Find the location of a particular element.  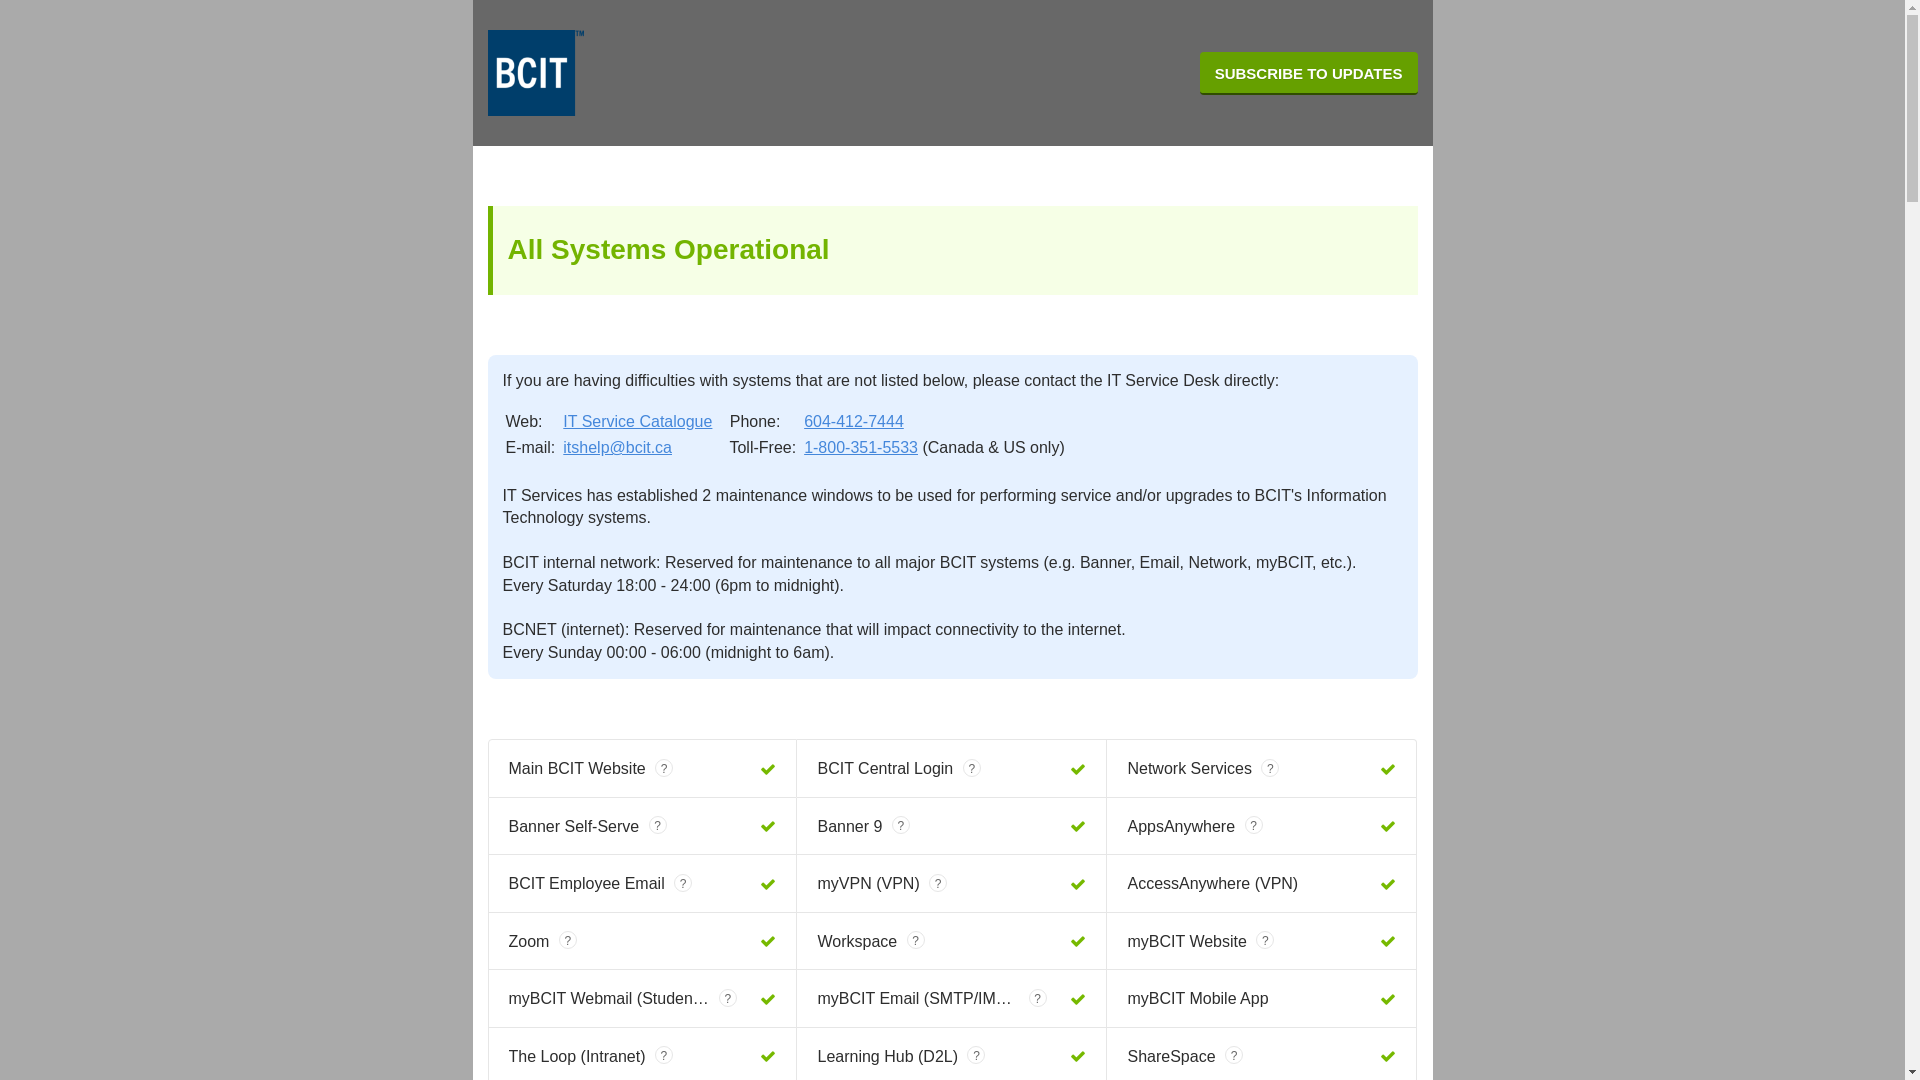

'IT Service Catalogue' is located at coordinates (636, 420).